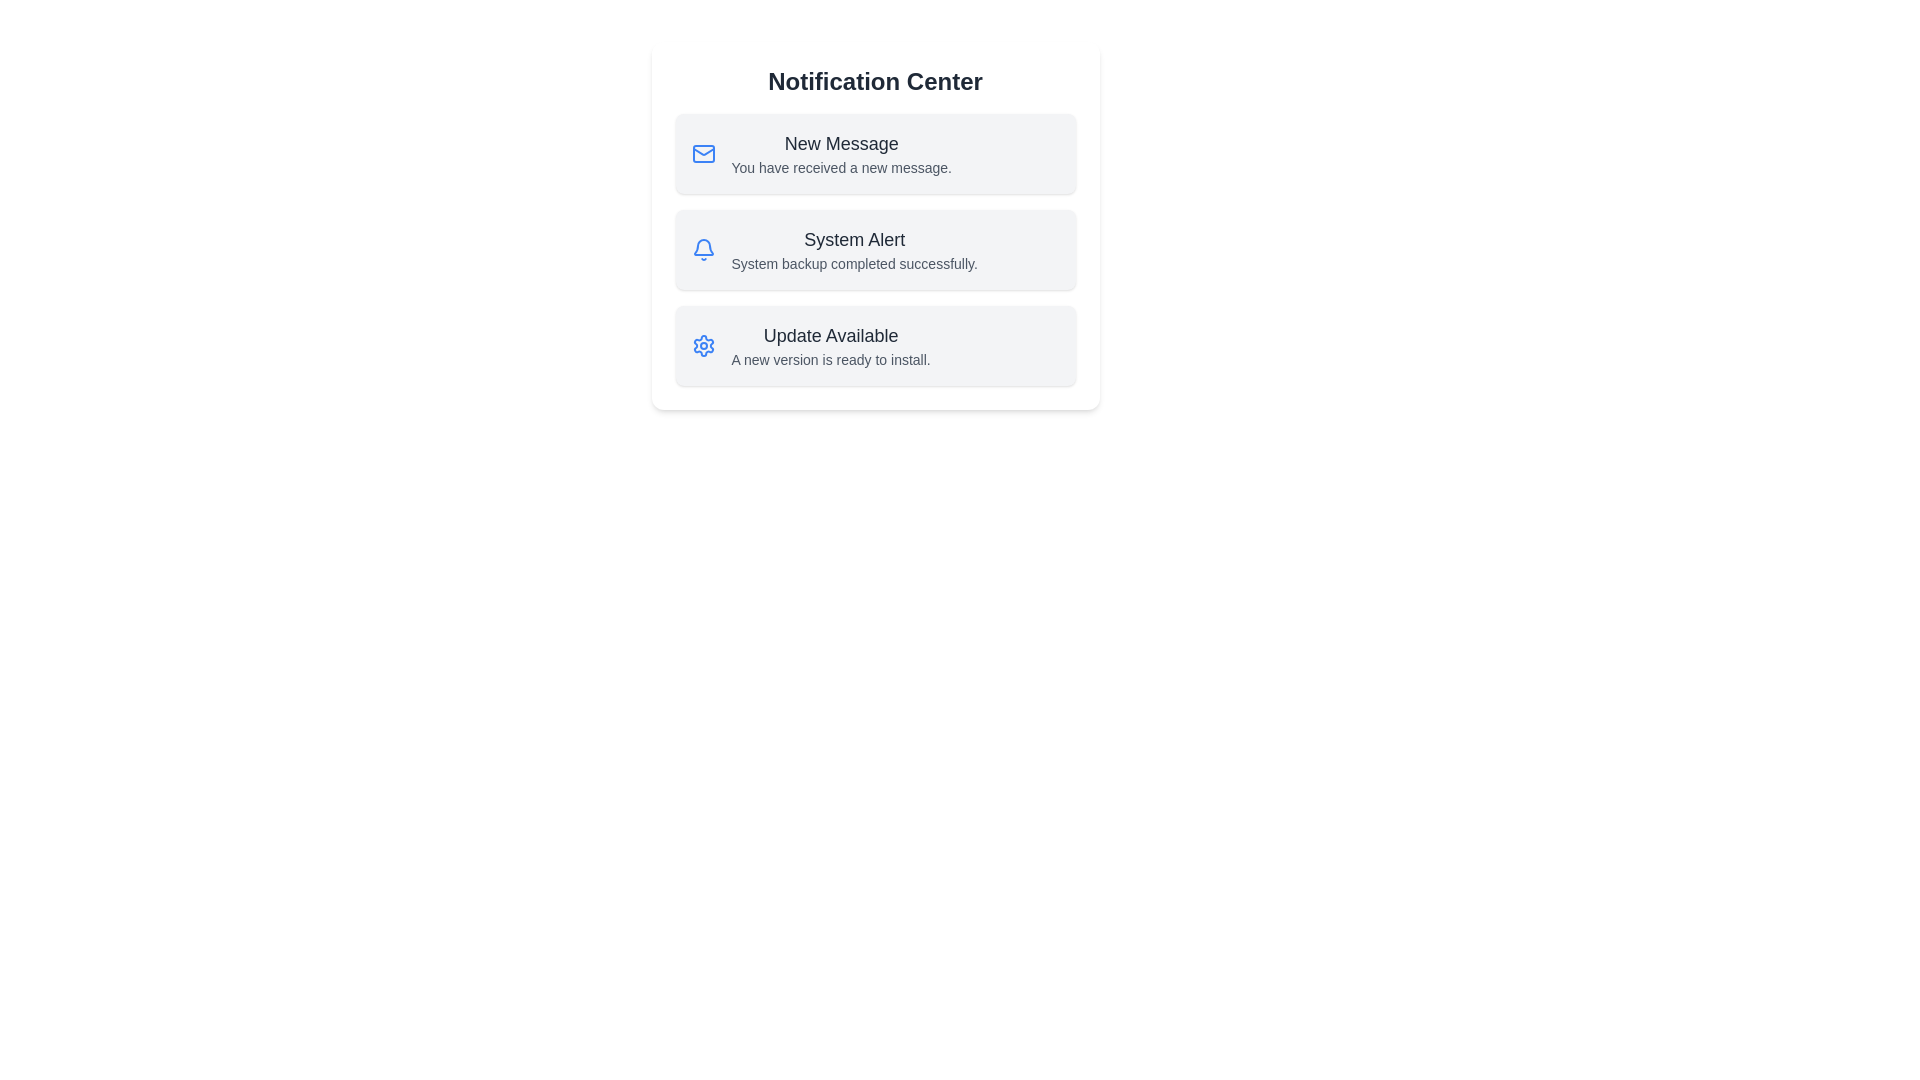 This screenshot has width=1920, height=1080. What do you see at coordinates (703, 345) in the screenshot?
I see `the blue gear icon representing settings, located next to the text 'Update Available' in the third notification item of the notification center` at bounding box center [703, 345].